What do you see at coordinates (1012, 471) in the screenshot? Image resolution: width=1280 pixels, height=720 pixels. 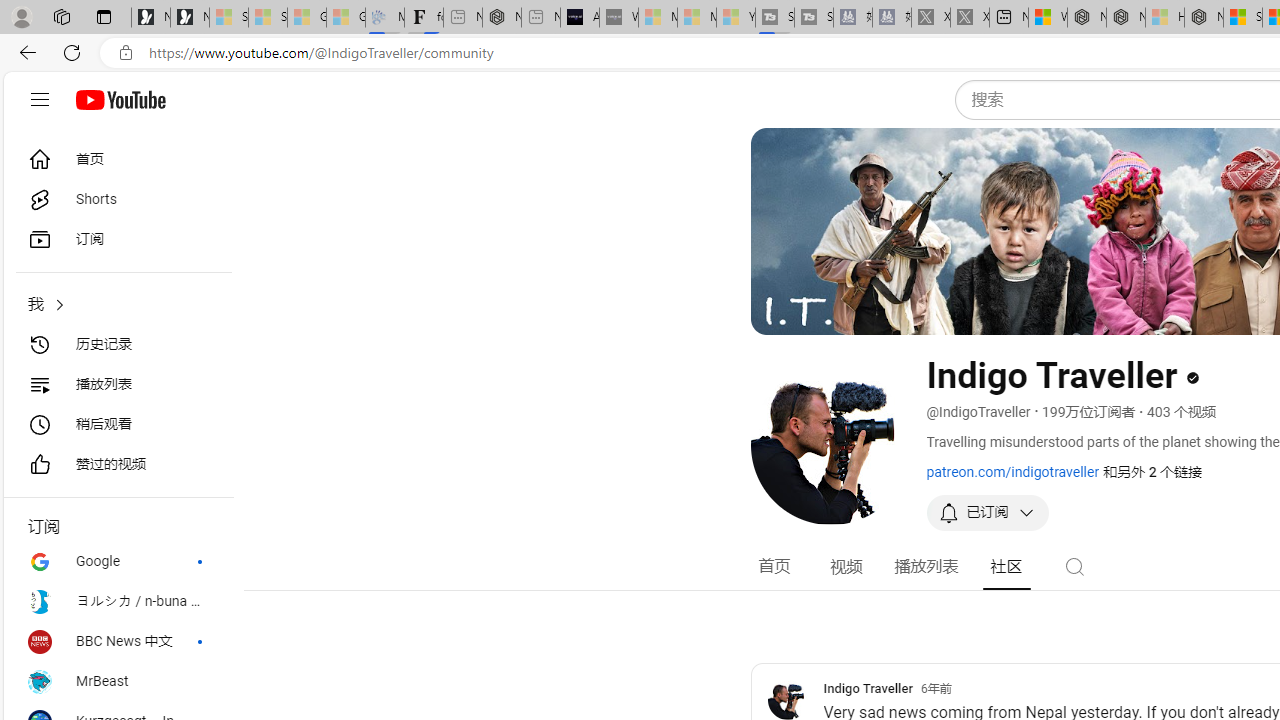 I see `'patreon.com/indigotraveller'` at bounding box center [1012, 471].